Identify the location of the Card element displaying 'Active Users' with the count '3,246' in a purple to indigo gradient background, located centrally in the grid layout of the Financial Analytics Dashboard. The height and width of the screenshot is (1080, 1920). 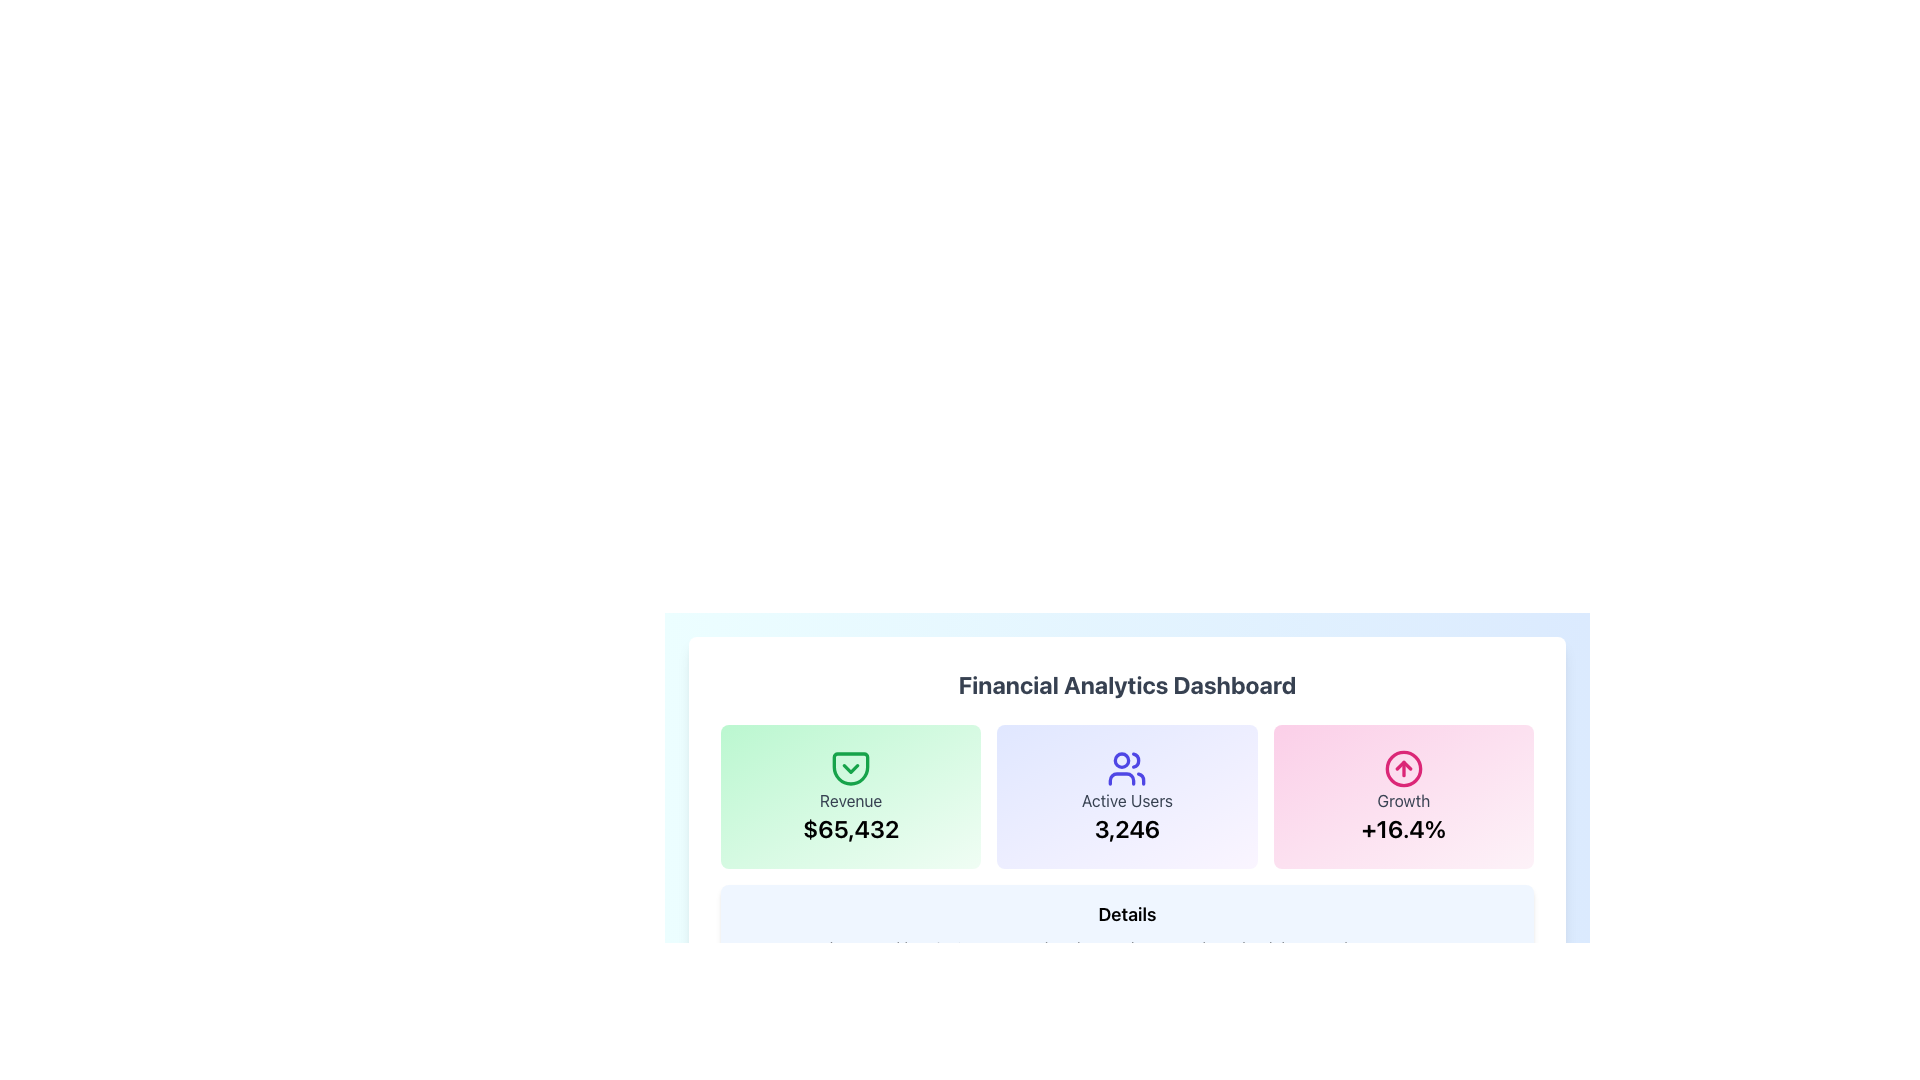
(1127, 796).